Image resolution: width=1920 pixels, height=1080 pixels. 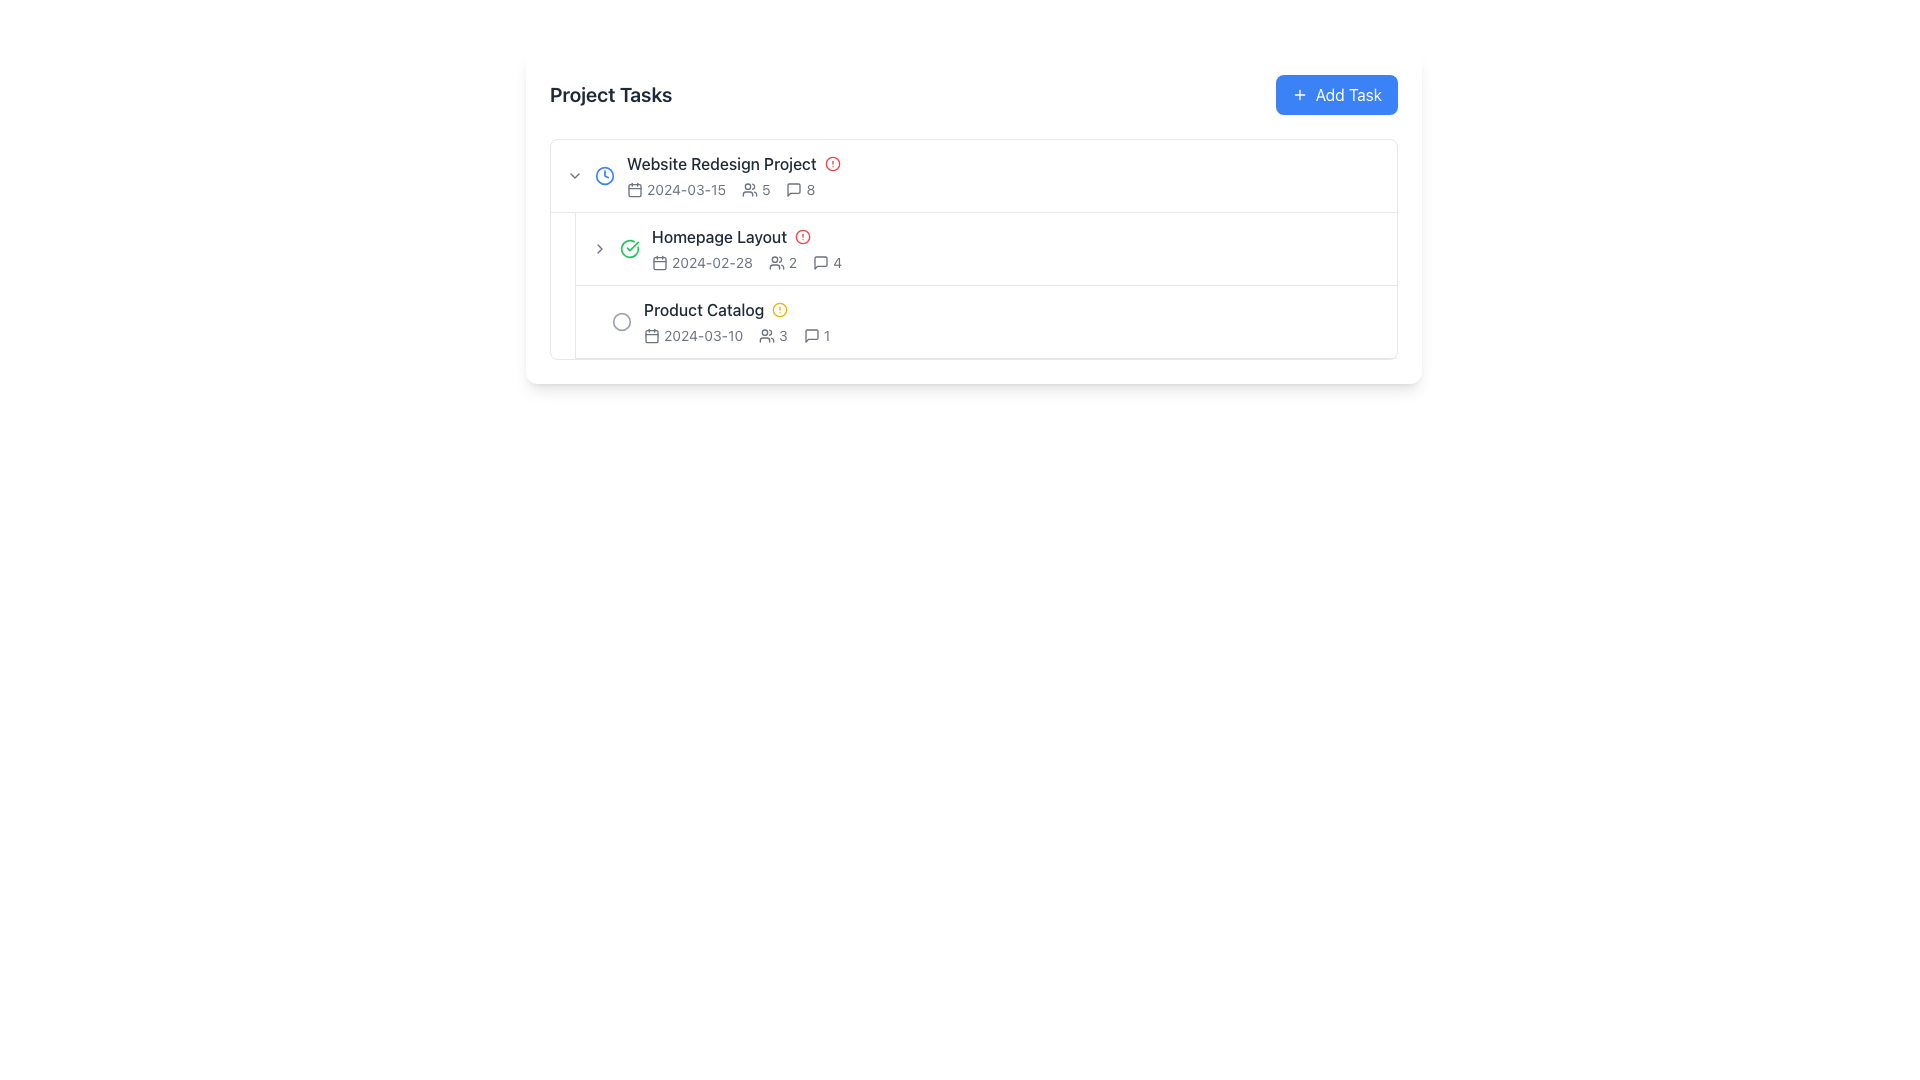 What do you see at coordinates (793, 189) in the screenshot?
I see `the functionality of the messaging icon located next to the 'Website Redesign Project' task under the 'Project Tasks' heading` at bounding box center [793, 189].